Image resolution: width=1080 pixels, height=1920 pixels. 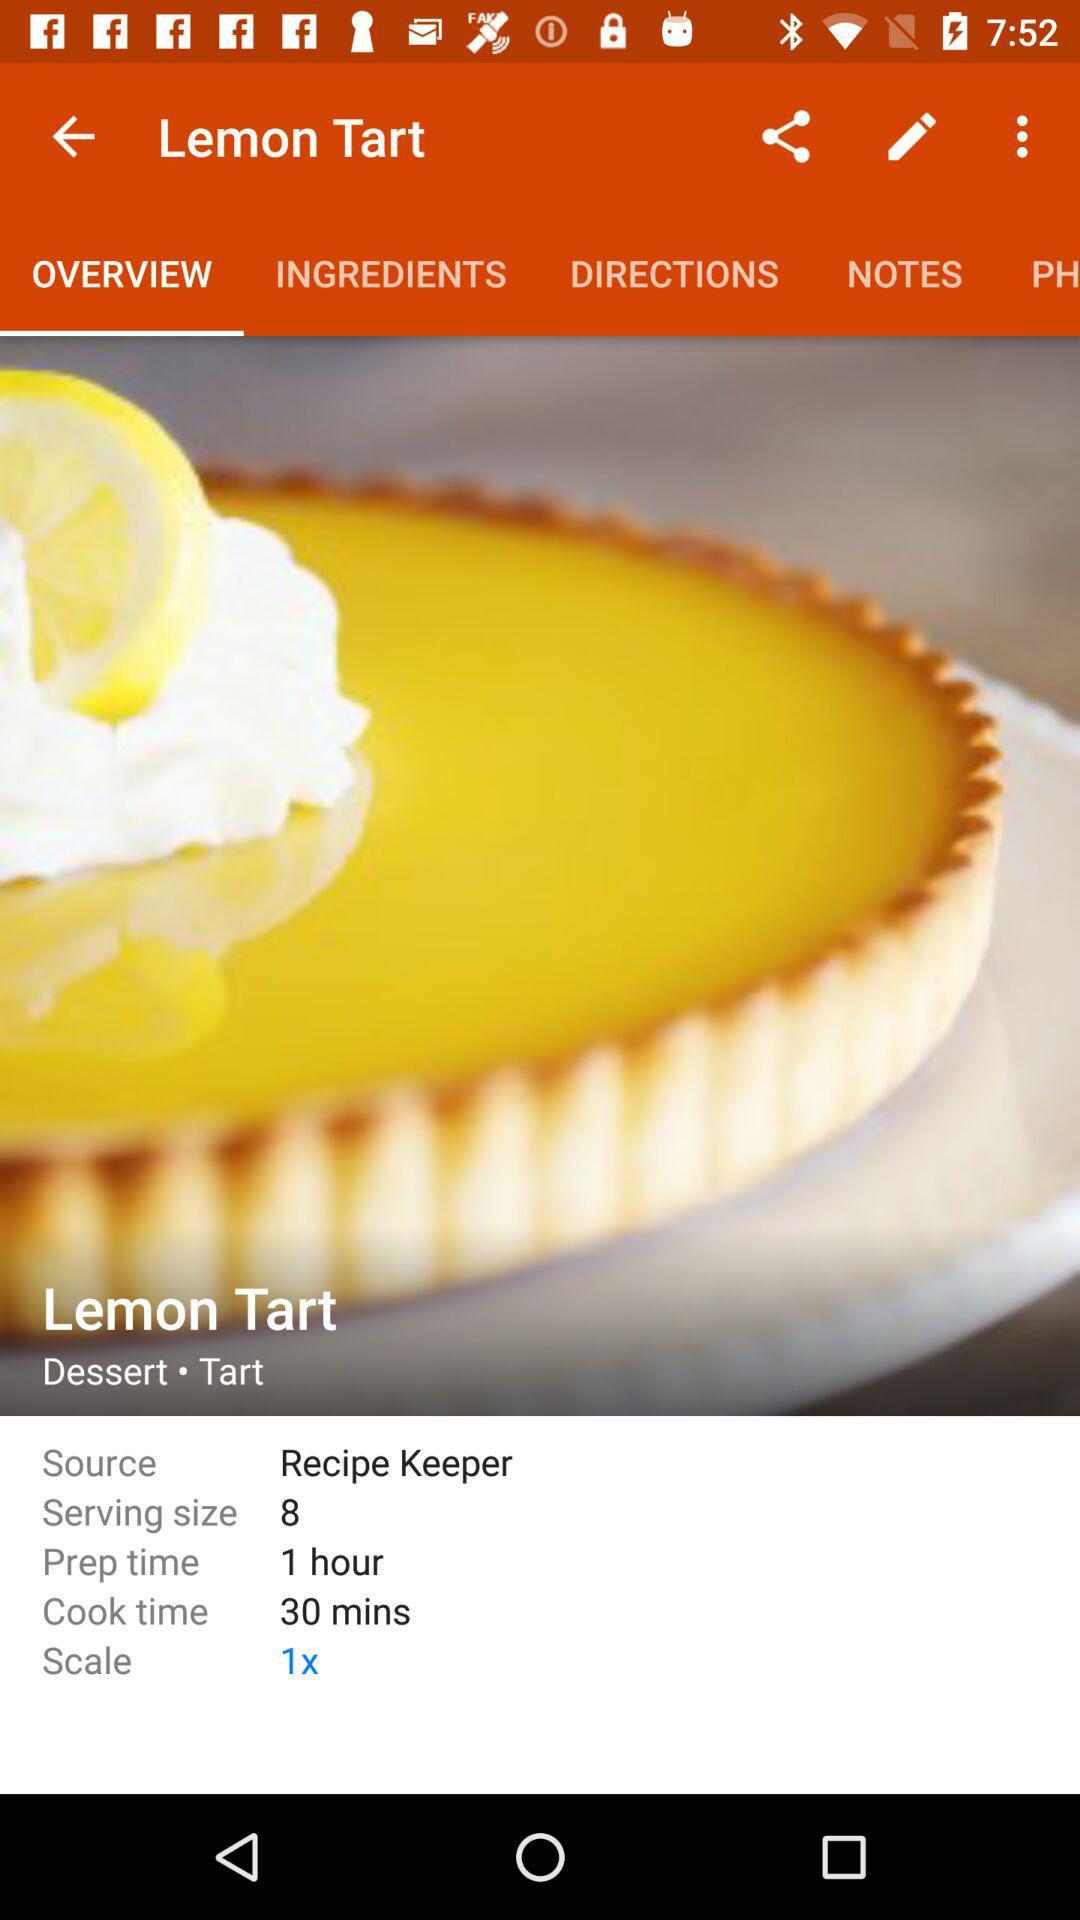 I want to click on the icon in the top right corner, so click(x=1027, y=136).